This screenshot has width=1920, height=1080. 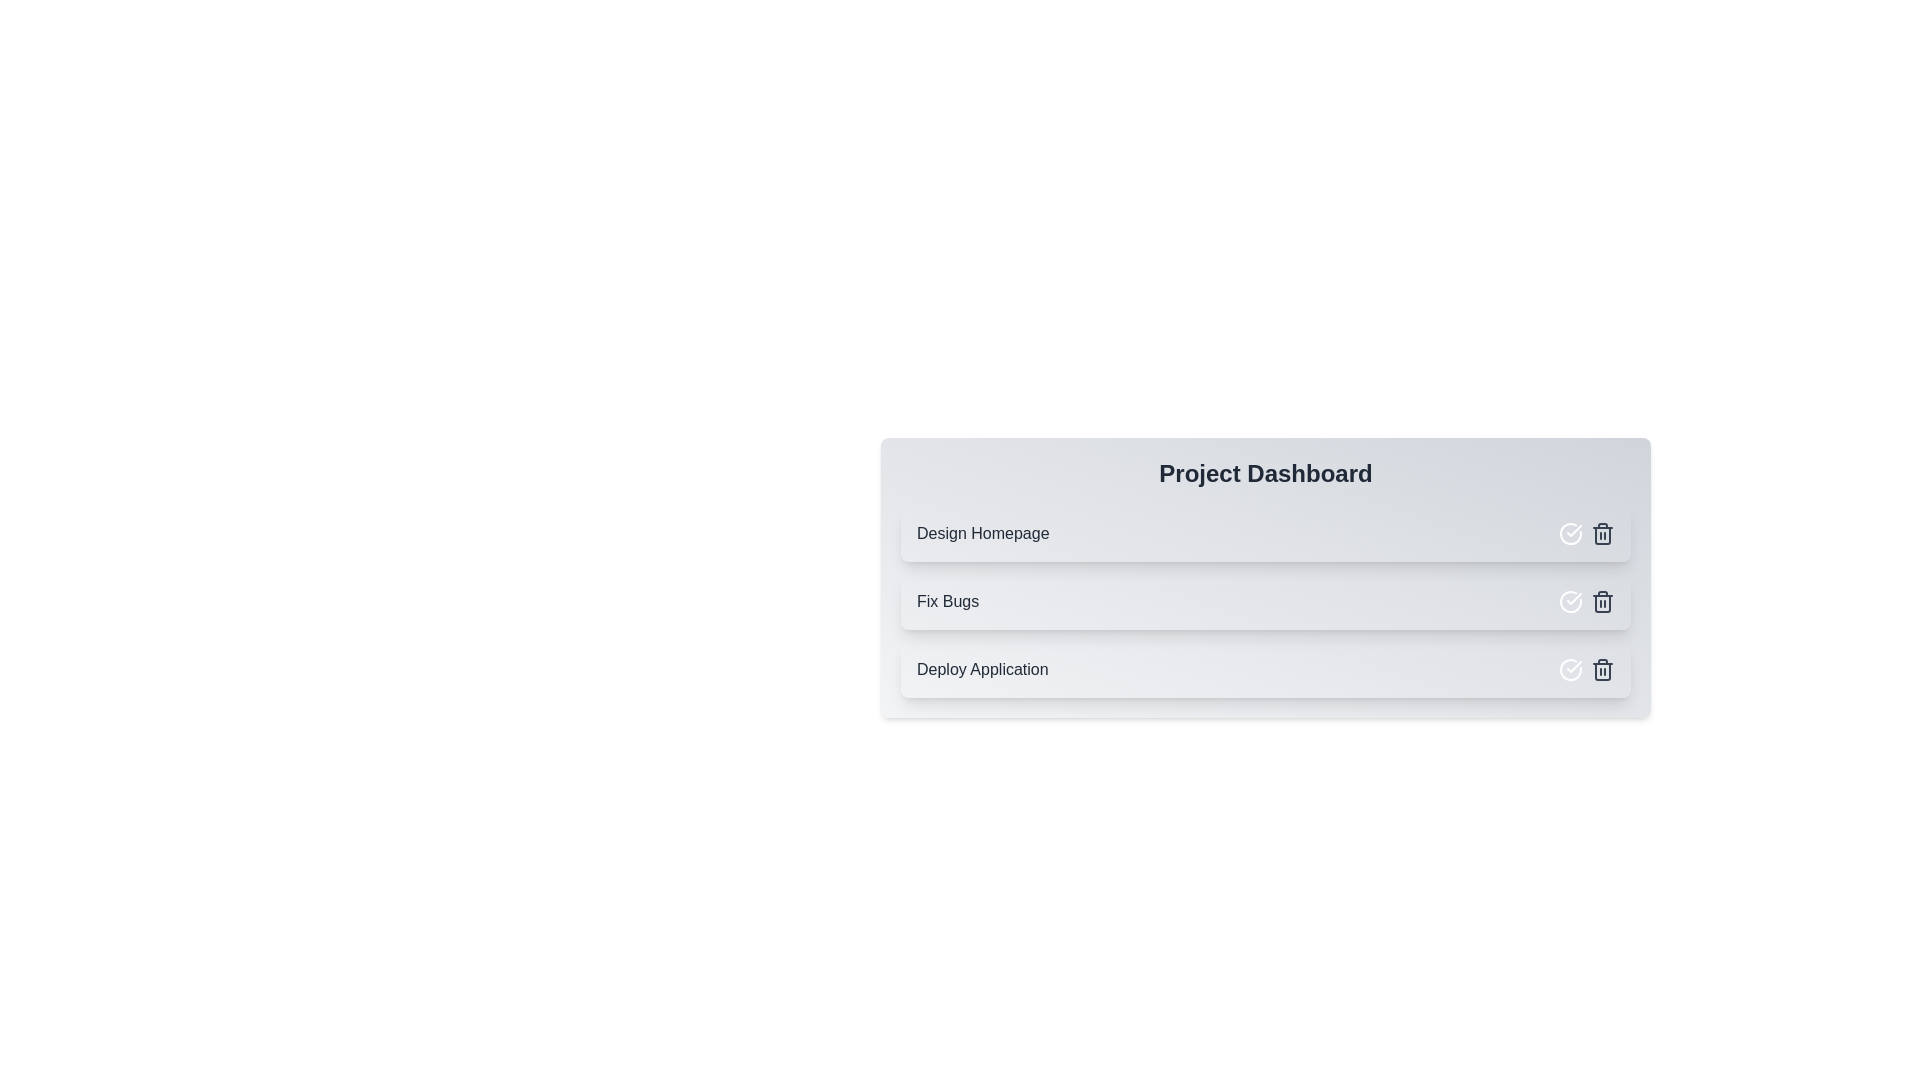 I want to click on the trash icon of the project named Design Homepage to delete it, so click(x=1603, y=532).